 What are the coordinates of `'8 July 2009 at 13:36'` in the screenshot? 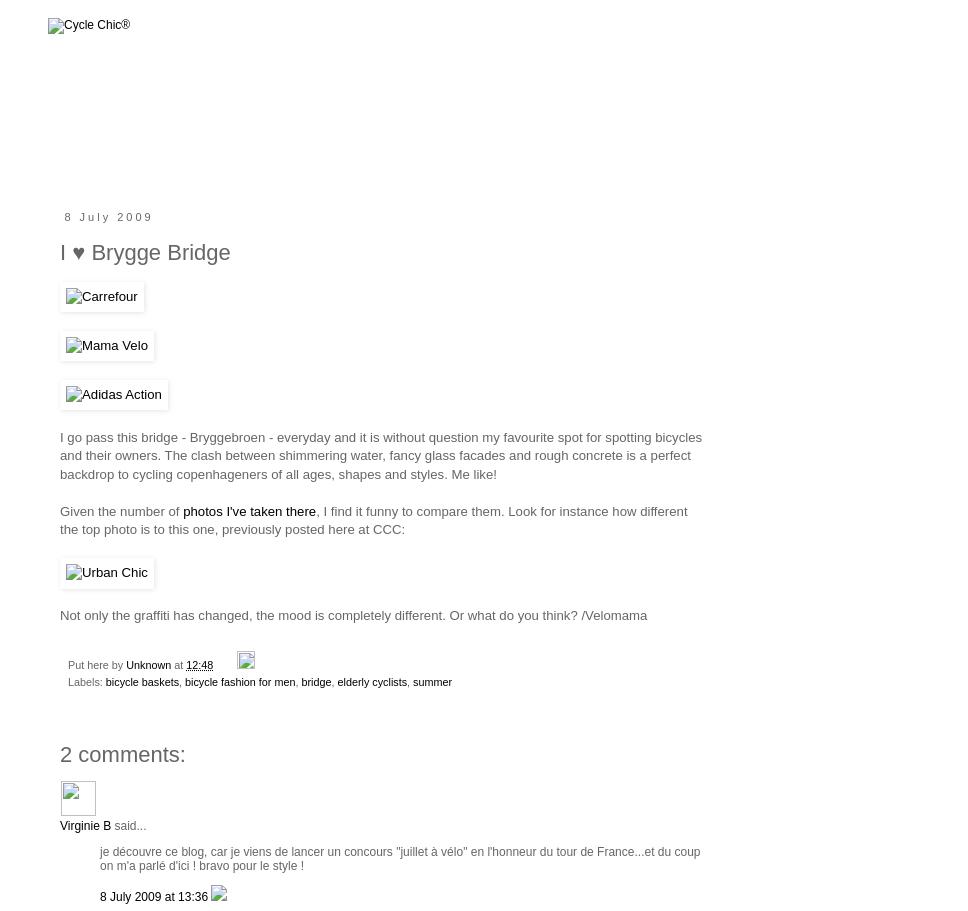 It's located at (154, 895).